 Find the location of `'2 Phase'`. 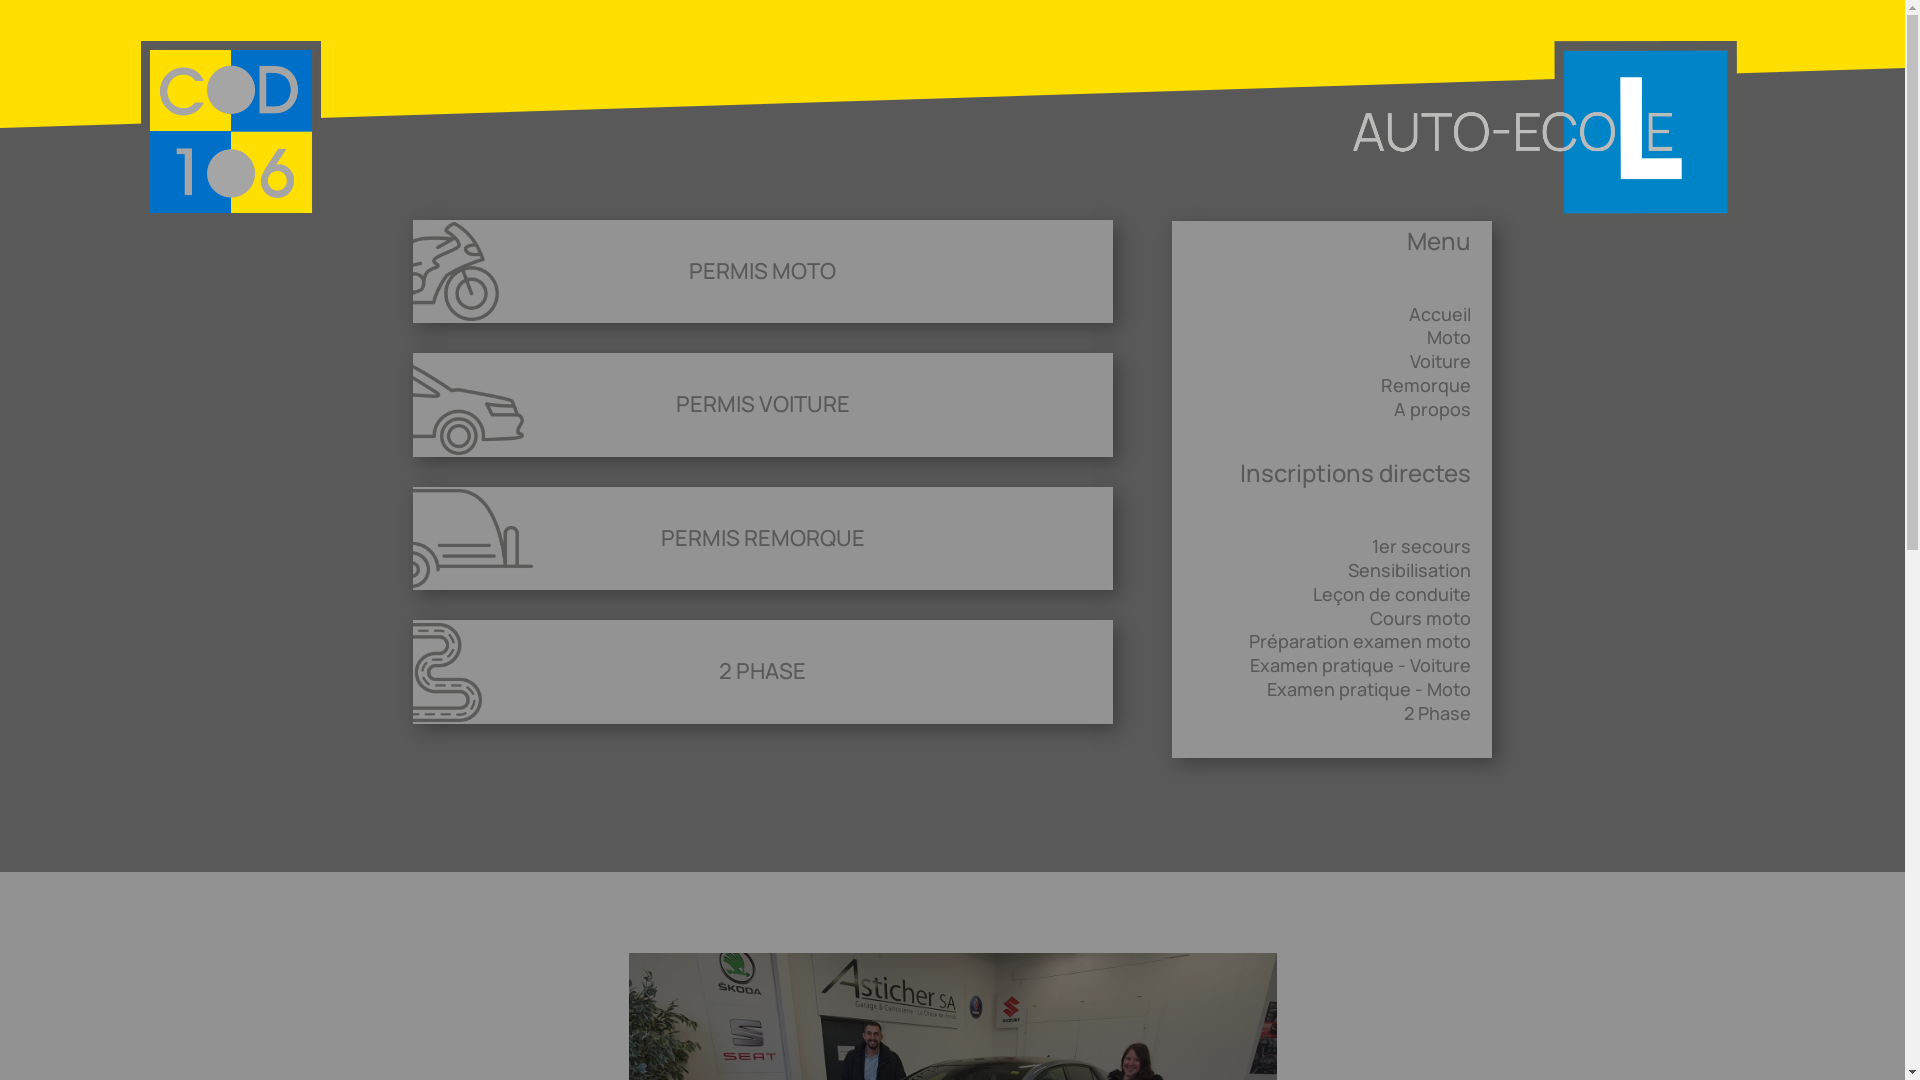

'2 Phase' is located at coordinates (1436, 712).